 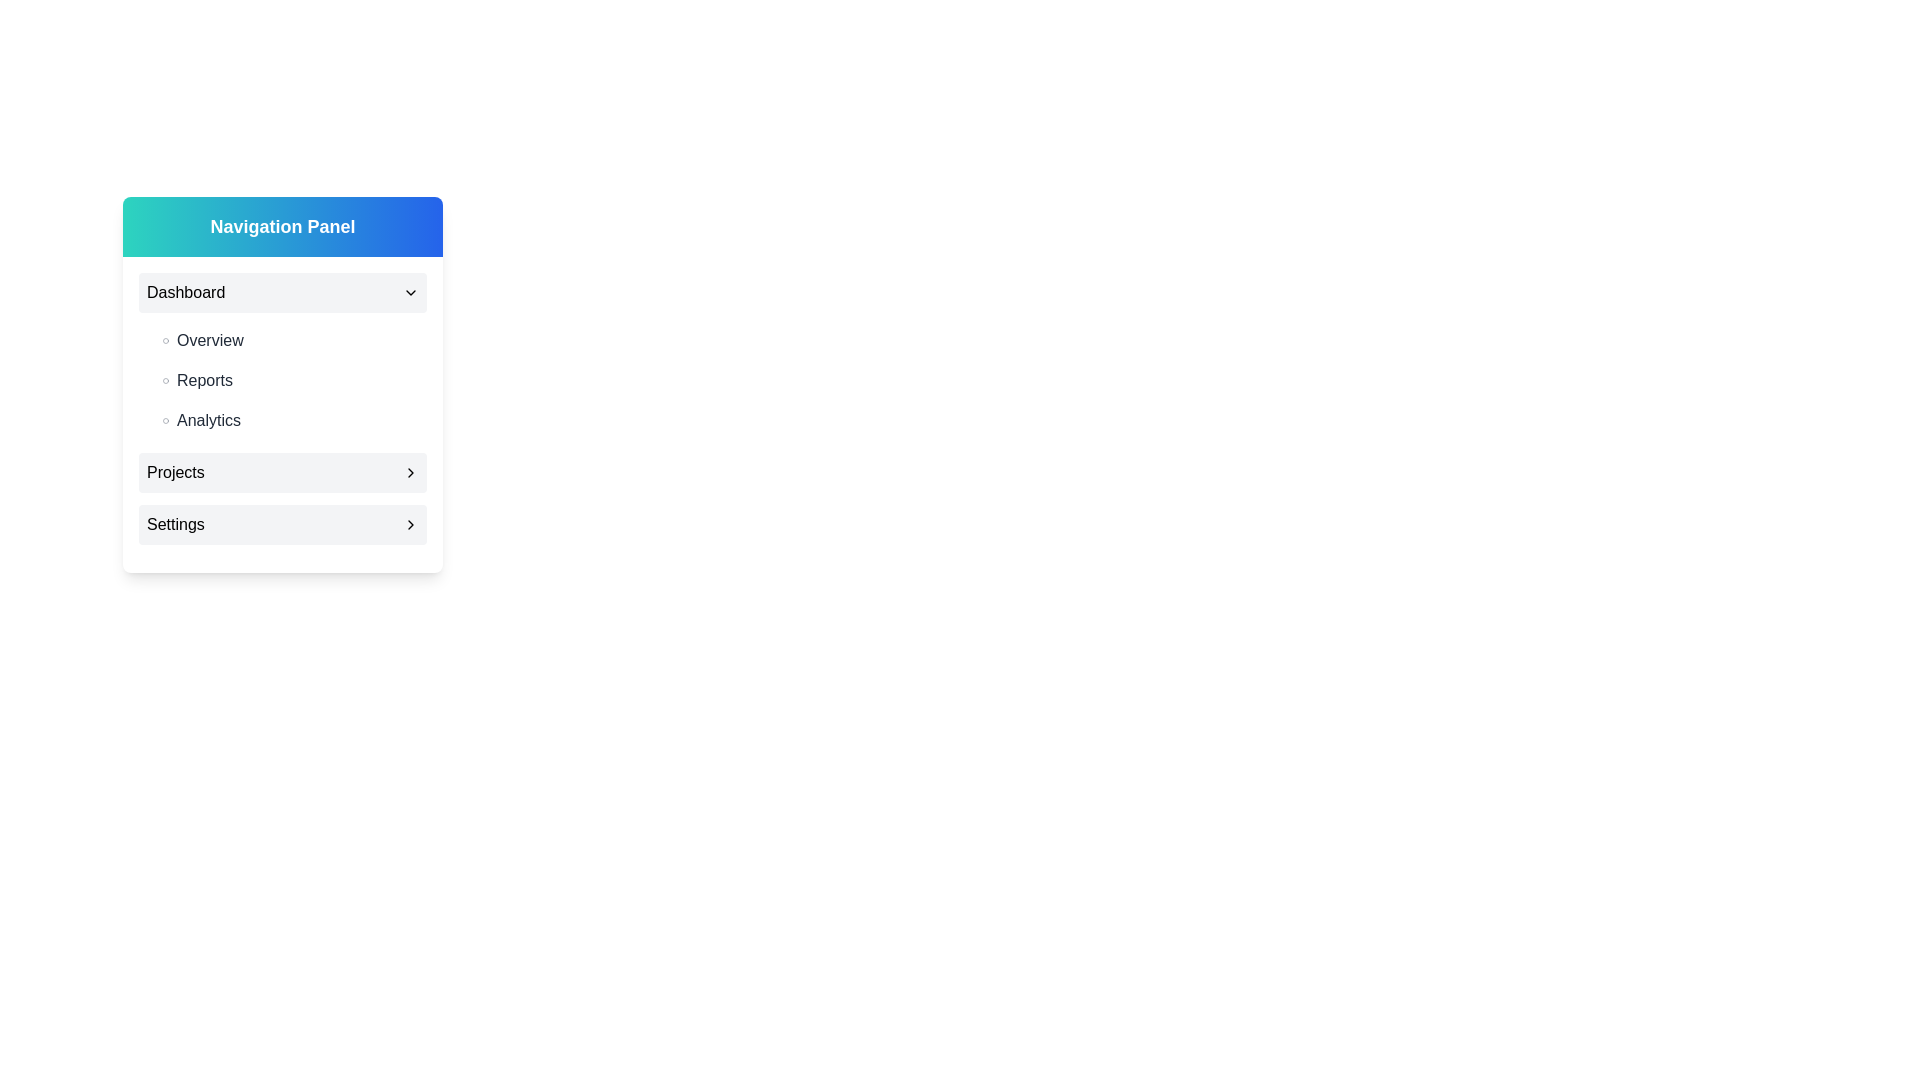 I want to click on the icon next to the 'Settings' menu item, so click(x=410, y=523).